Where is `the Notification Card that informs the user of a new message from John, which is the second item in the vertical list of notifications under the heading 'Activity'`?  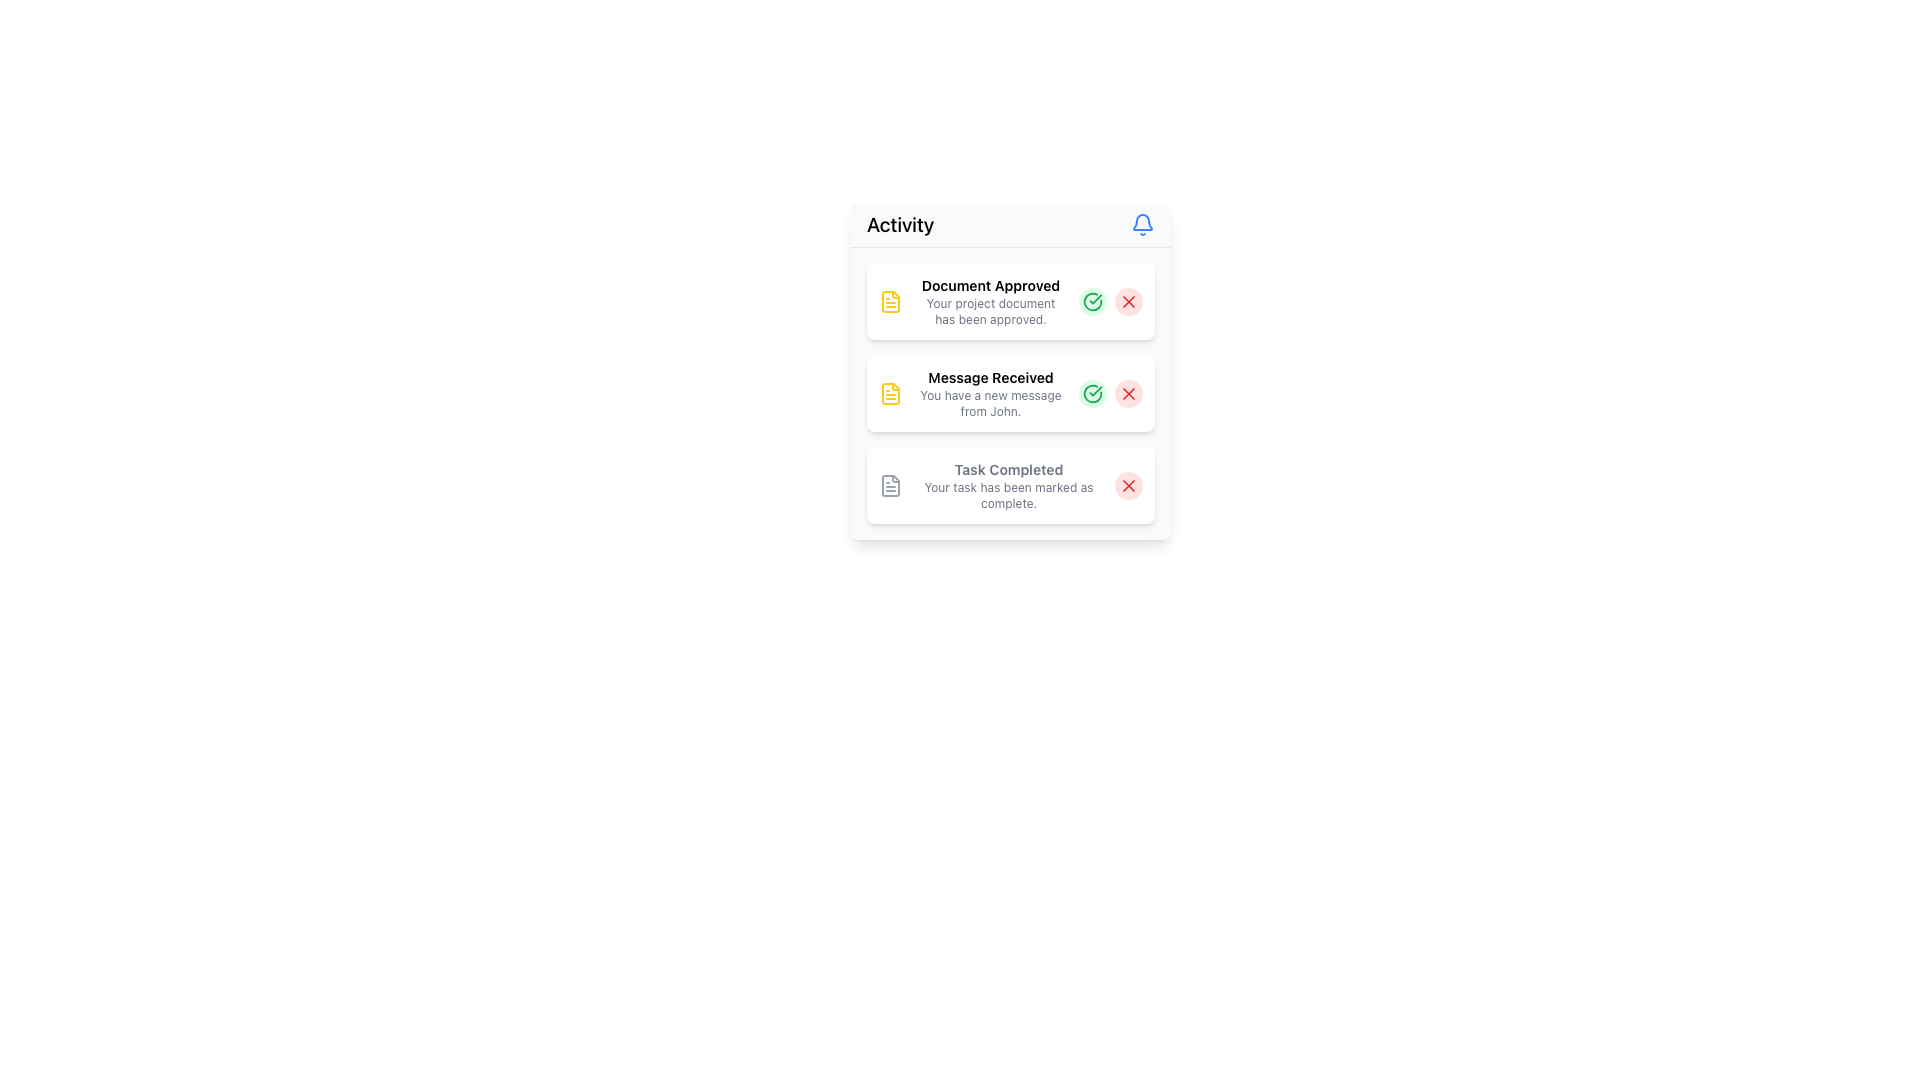
the Notification Card that informs the user of a new message from John, which is the second item in the vertical list of notifications under the heading 'Activity' is located at coordinates (1011, 393).